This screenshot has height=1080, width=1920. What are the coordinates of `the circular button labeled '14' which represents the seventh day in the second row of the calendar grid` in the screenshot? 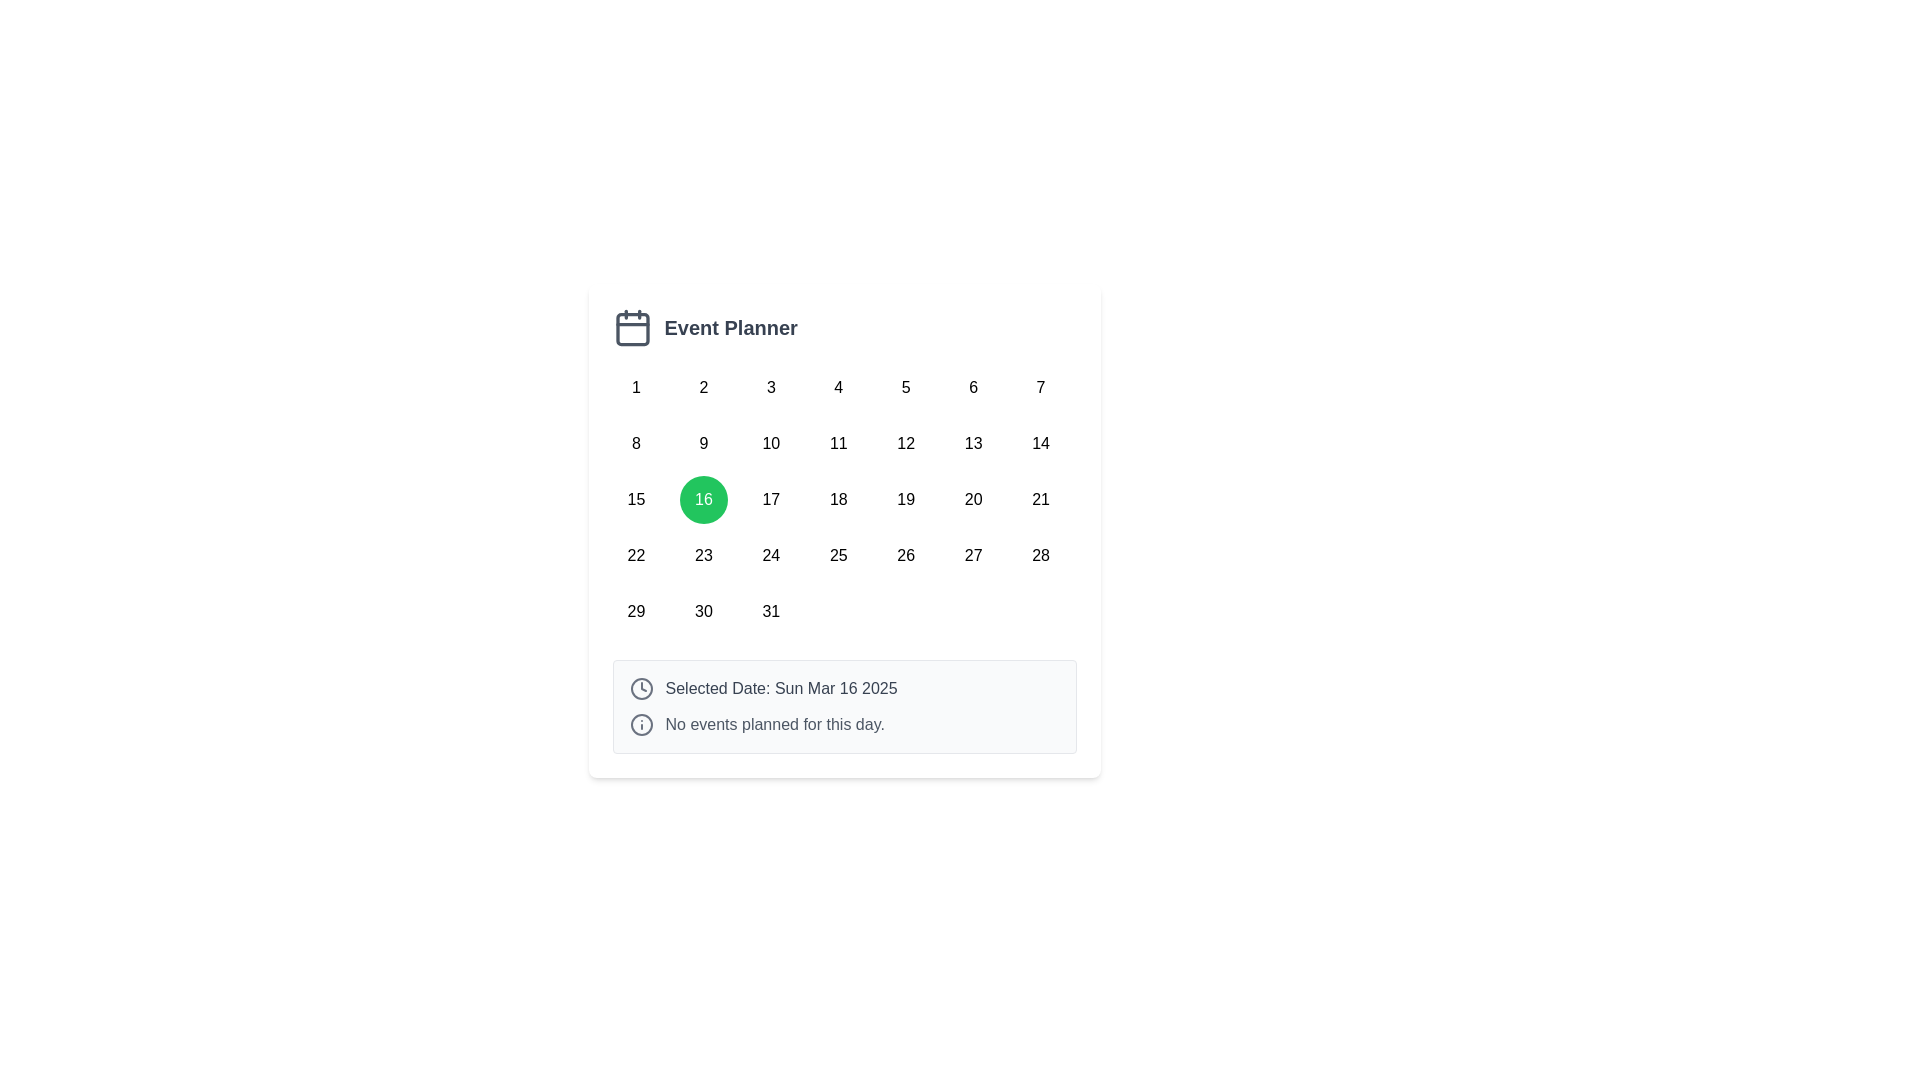 It's located at (1040, 442).